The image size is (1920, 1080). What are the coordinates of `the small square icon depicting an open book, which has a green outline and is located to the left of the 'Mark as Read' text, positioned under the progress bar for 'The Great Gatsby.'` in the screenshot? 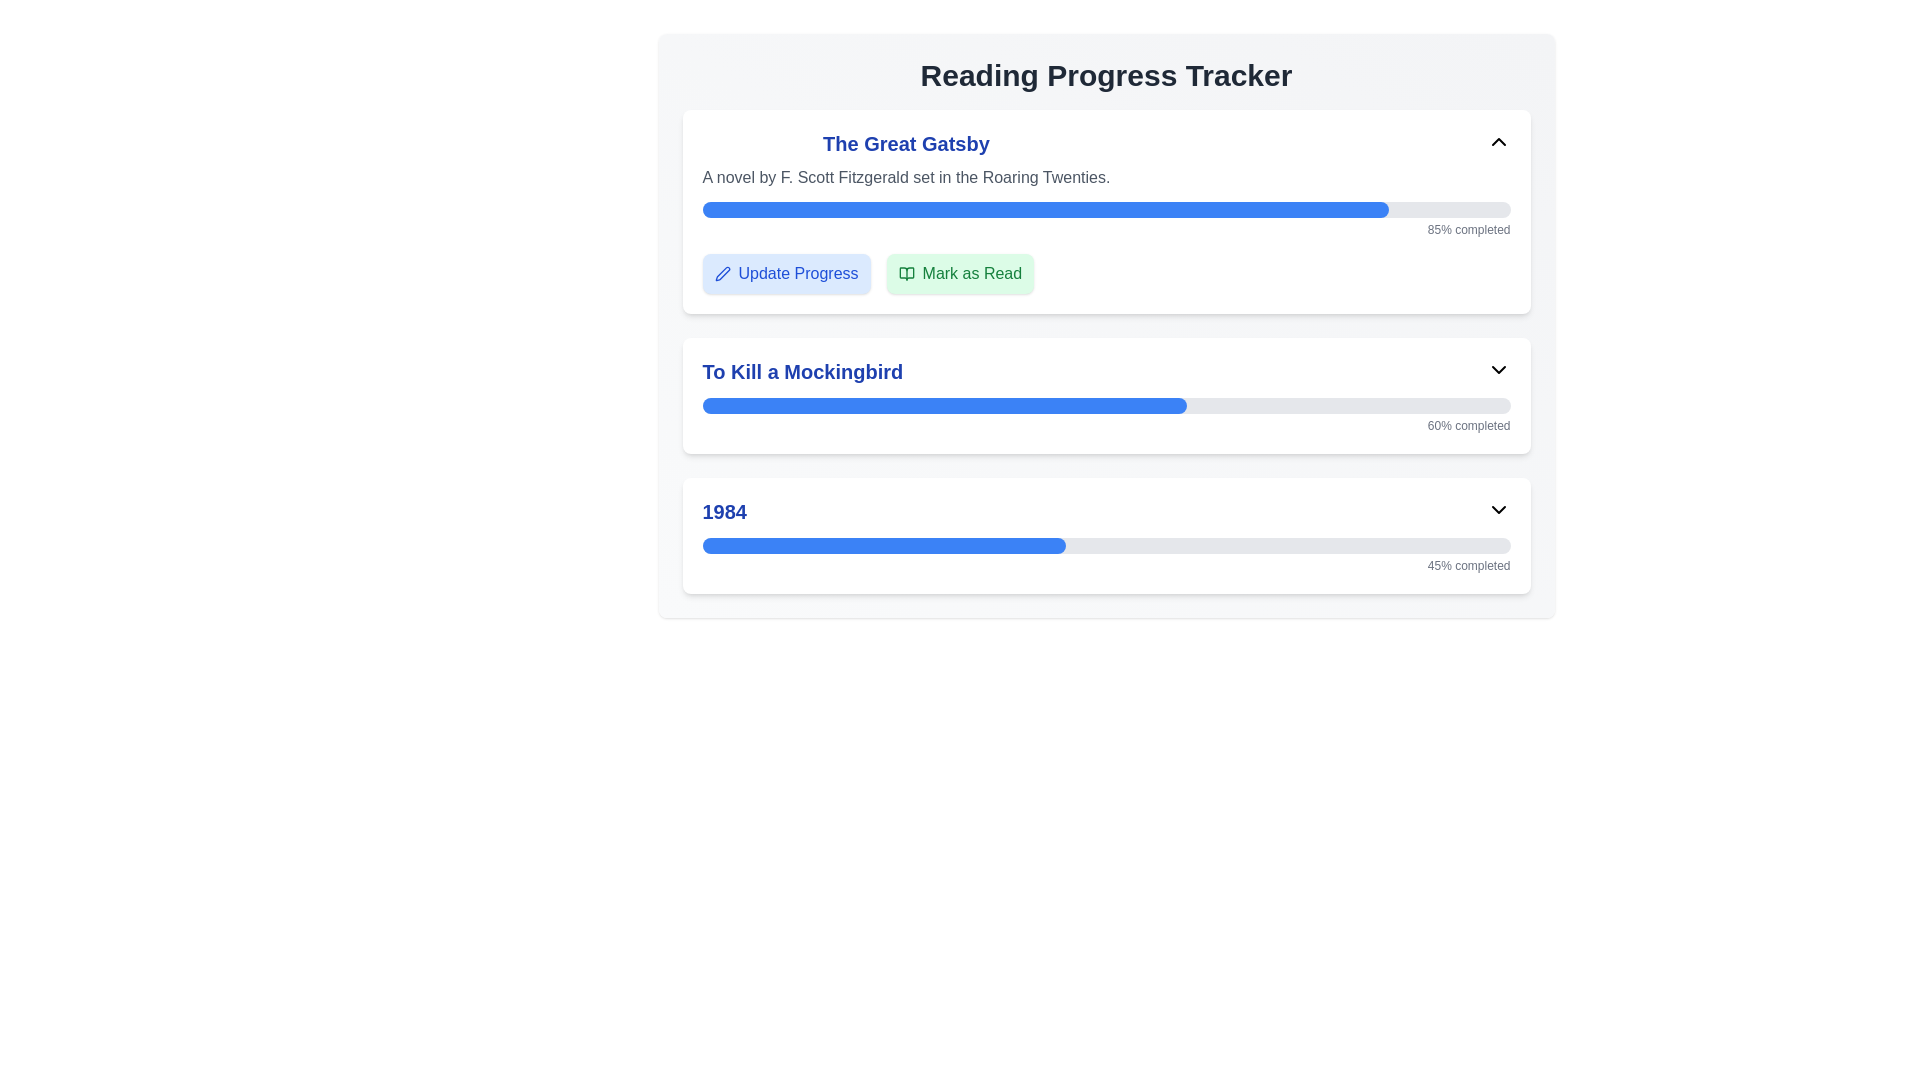 It's located at (905, 273).